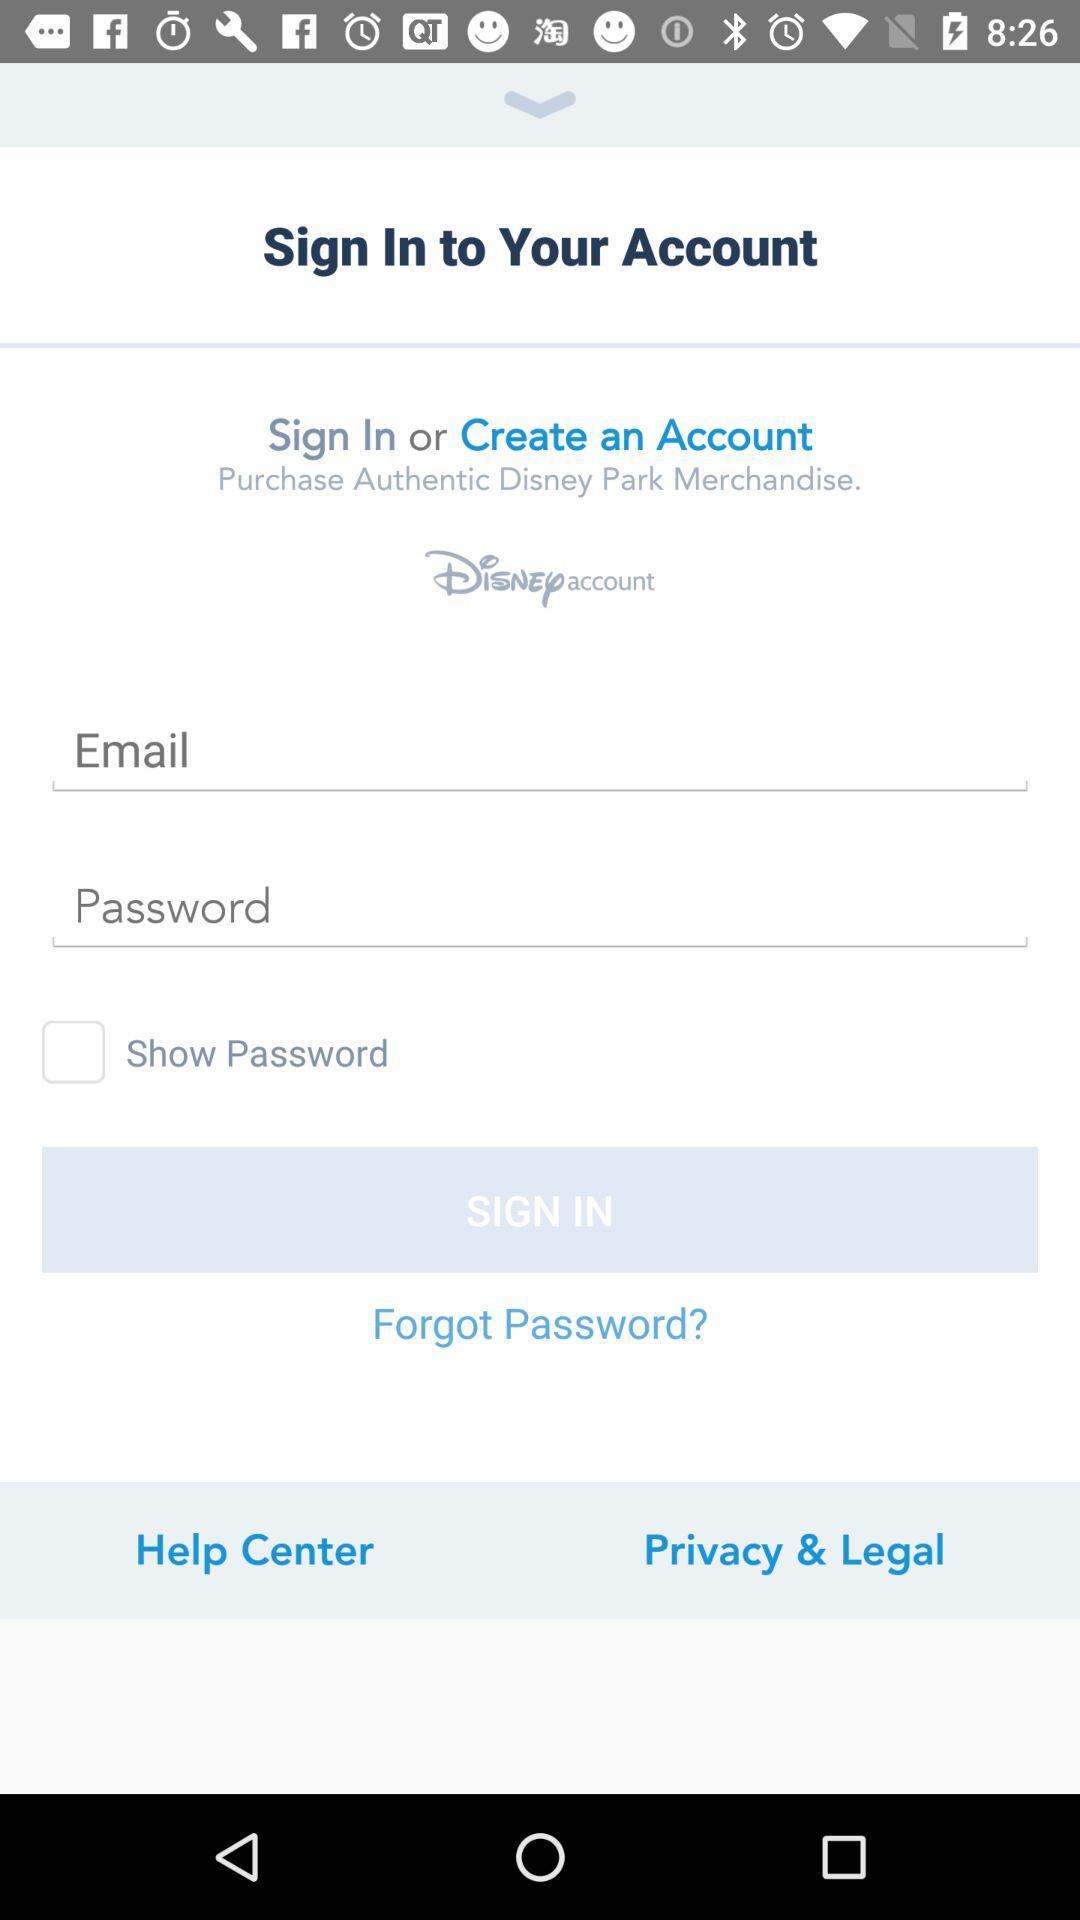 The height and width of the screenshot is (1920, 1080). Describe the element at coordinates (540, 748) in the screenshot. I see `email` at that location.